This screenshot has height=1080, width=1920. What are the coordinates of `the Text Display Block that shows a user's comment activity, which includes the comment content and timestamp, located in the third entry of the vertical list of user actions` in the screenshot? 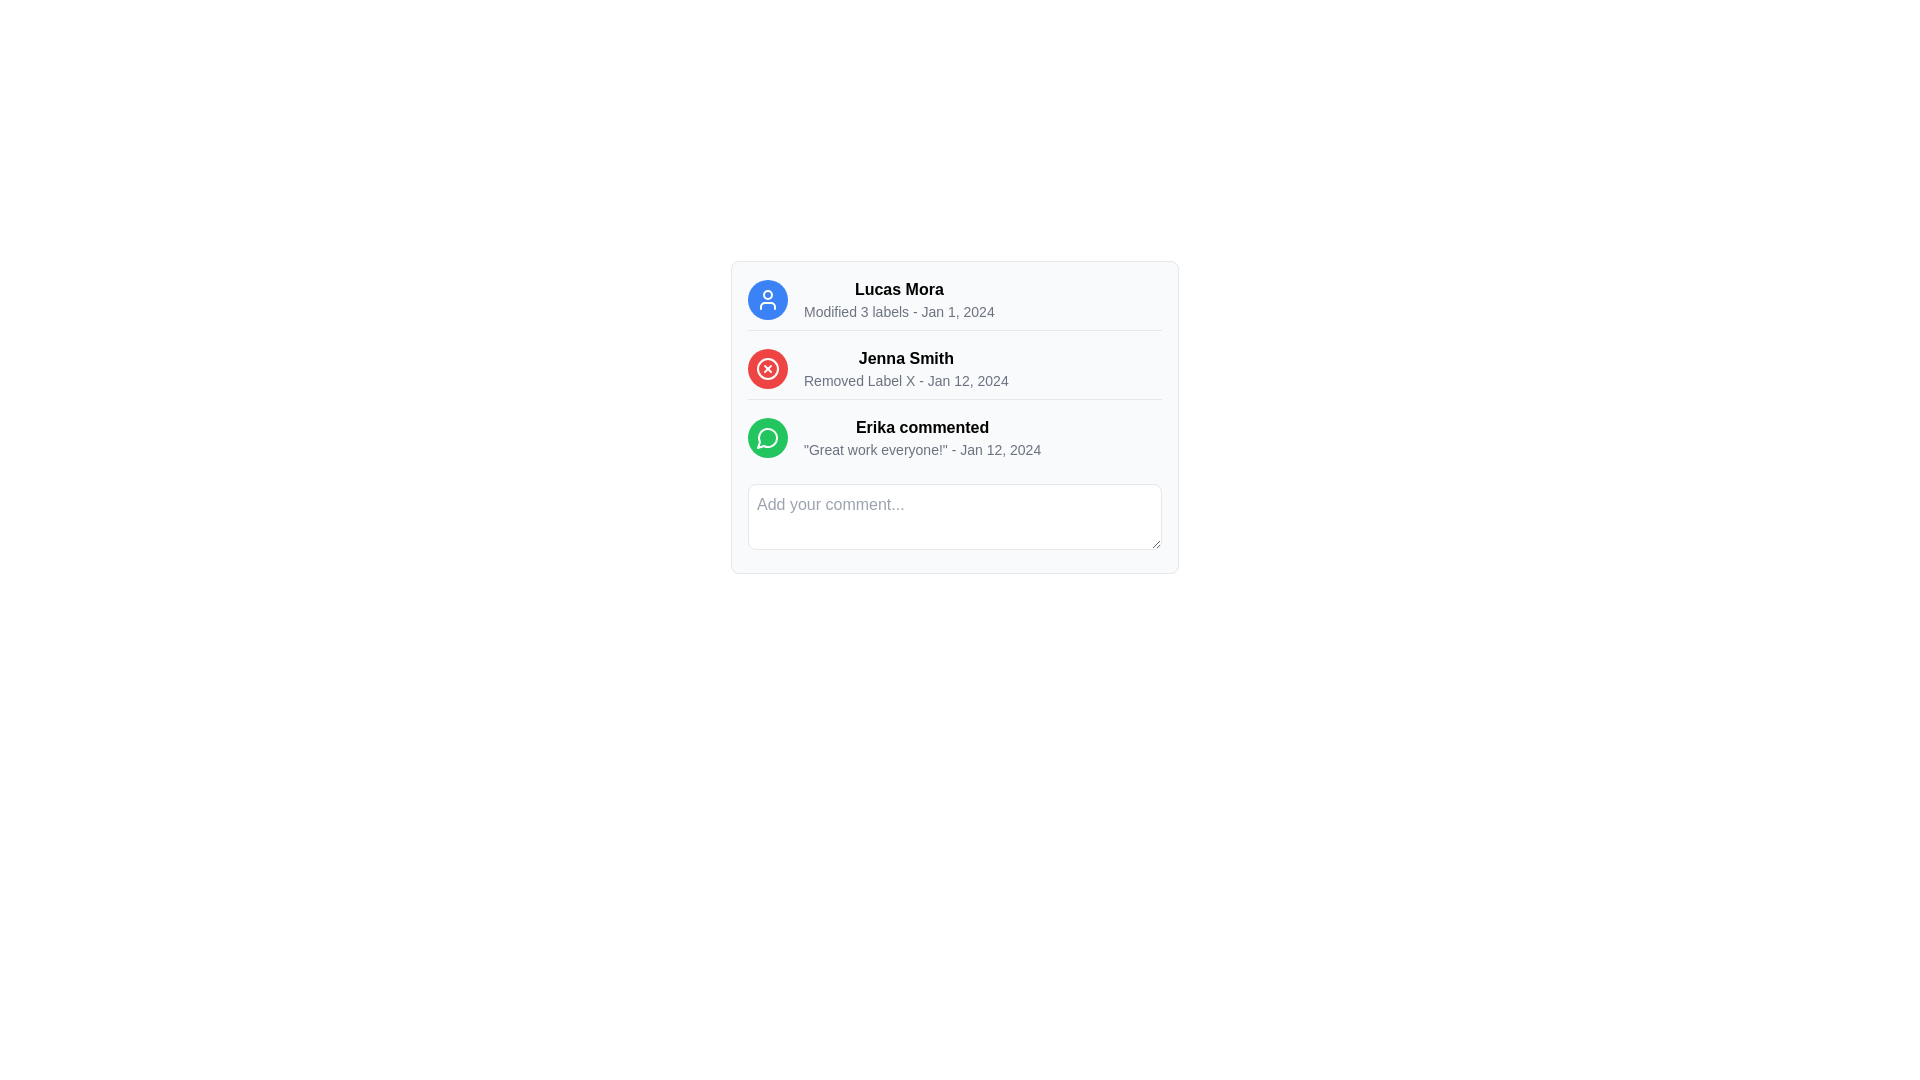 It's located at (921, 437).